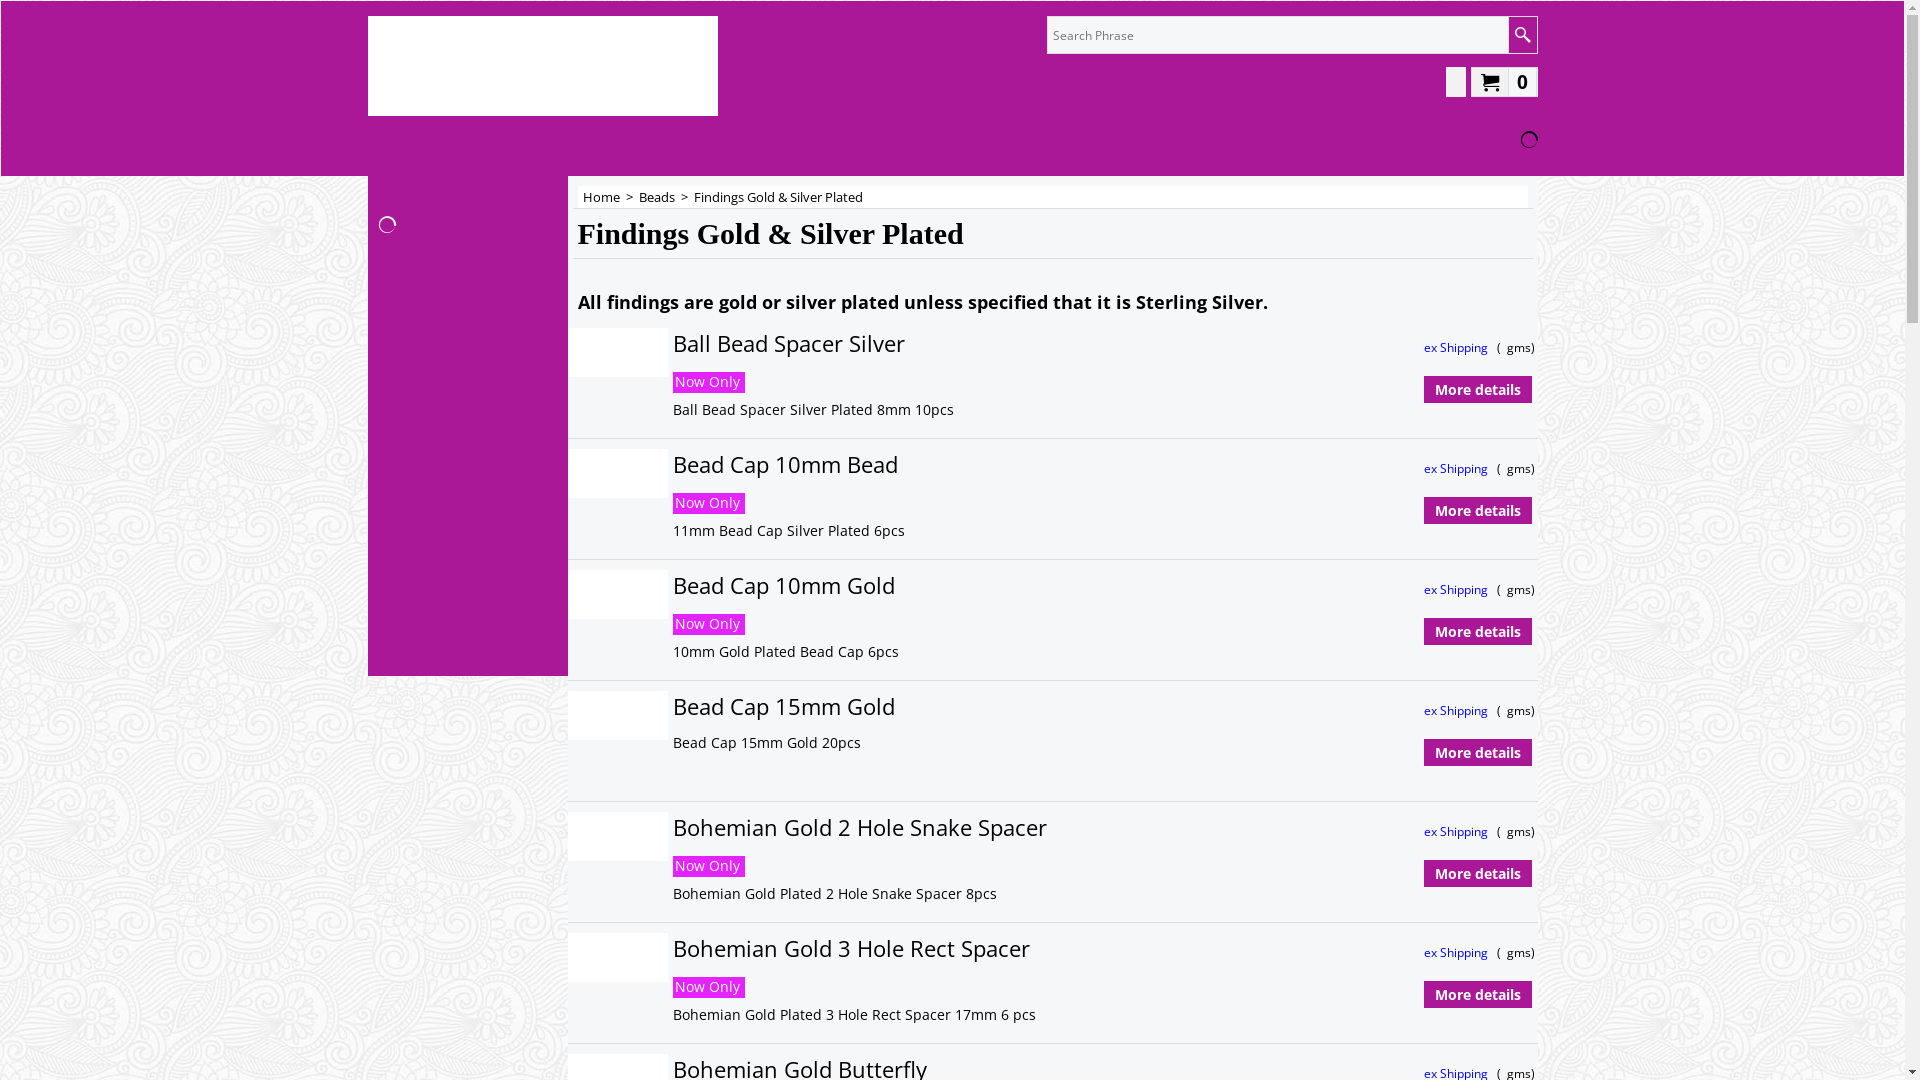 The height and width of the screenshot is (1080, 1920). I want to click on 'More details', so click(1477, 873).